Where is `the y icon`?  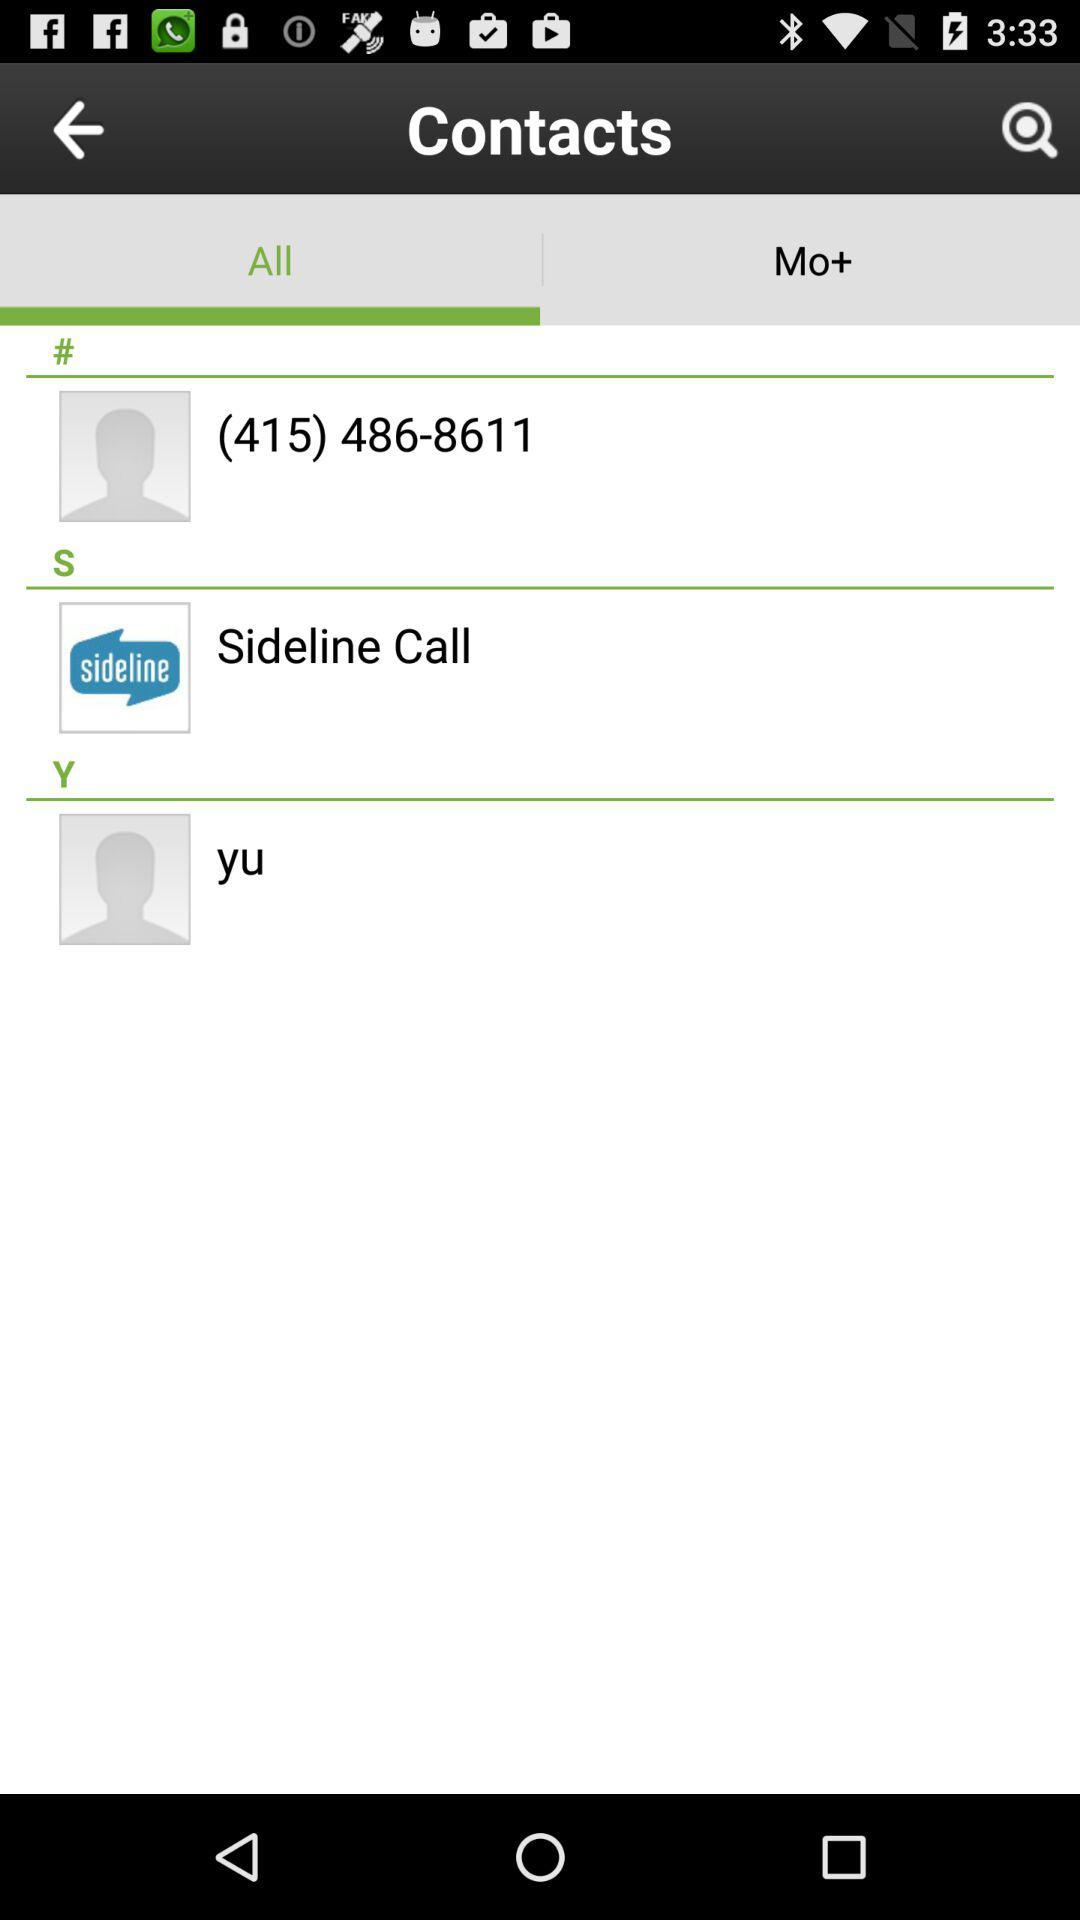
the y icon is located at coordinates (540, 772).